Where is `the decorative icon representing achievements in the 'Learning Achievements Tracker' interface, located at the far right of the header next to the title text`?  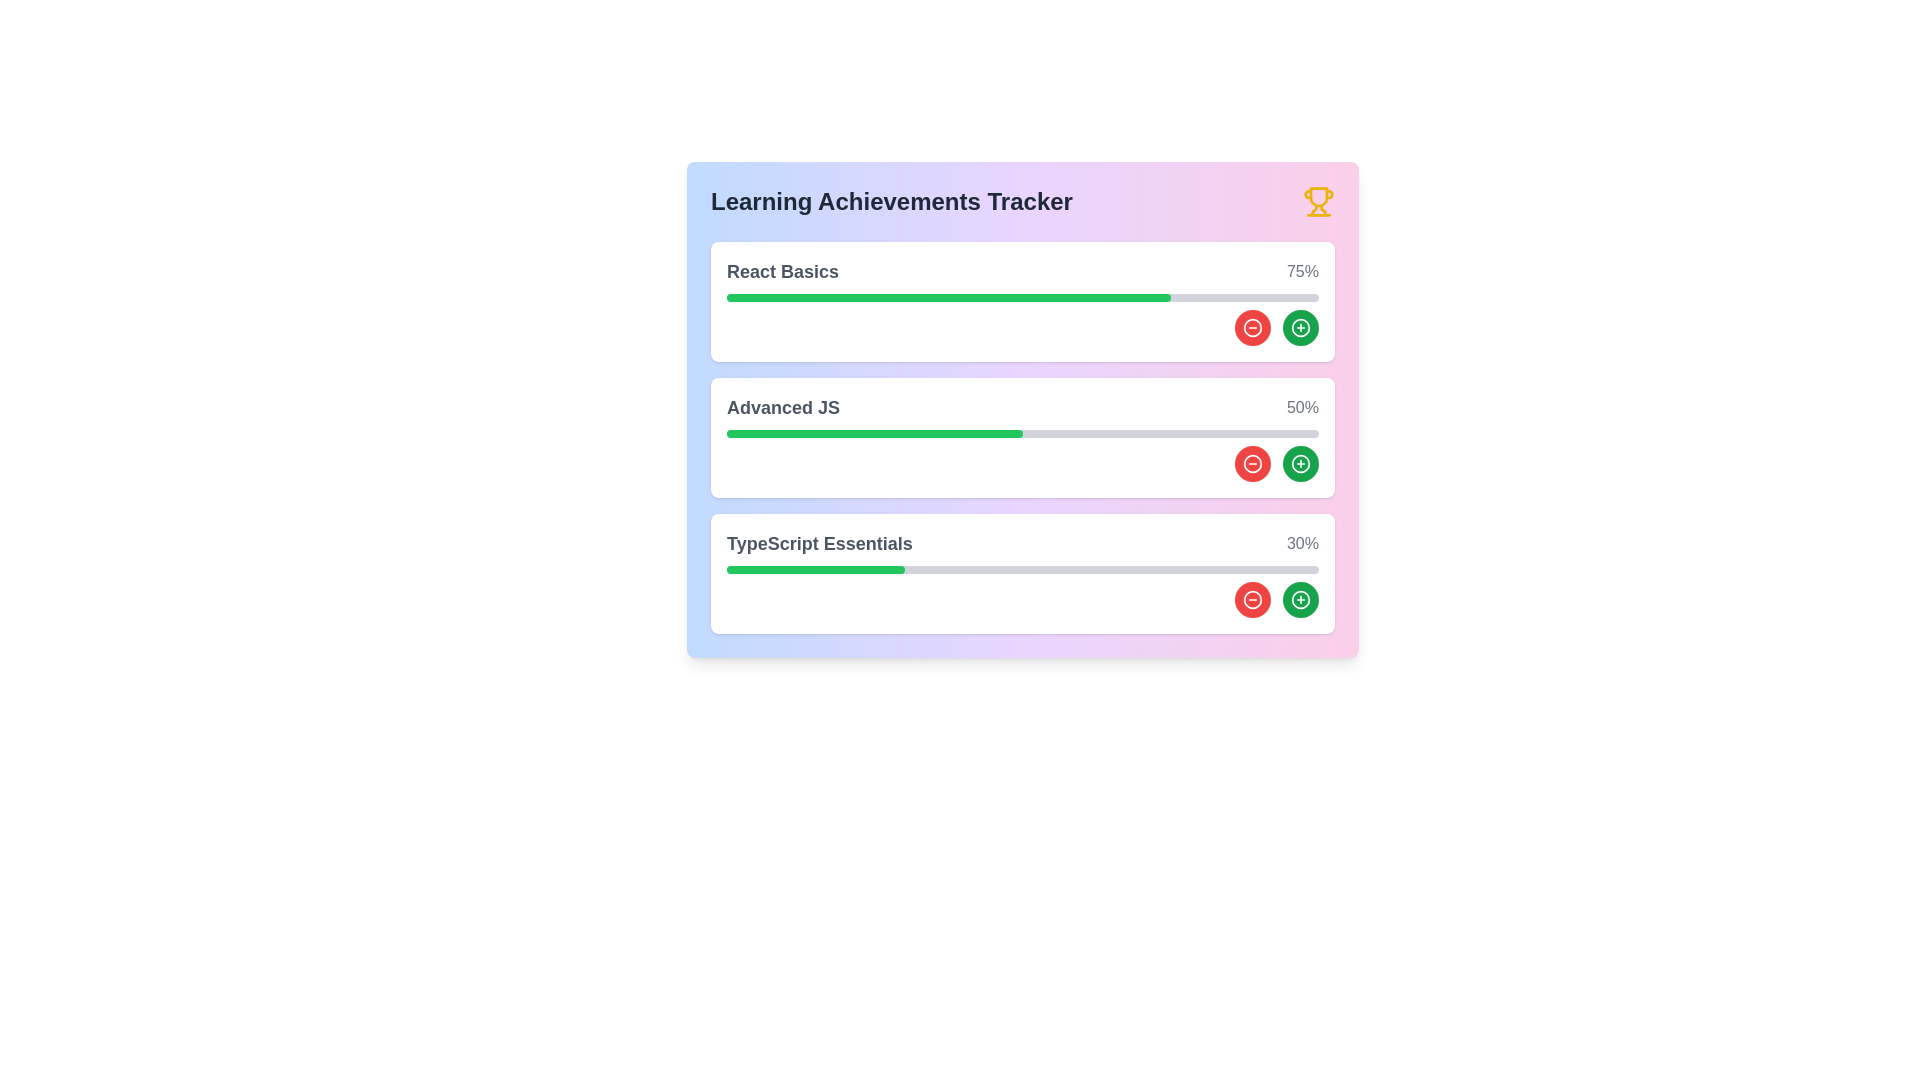 the decorative icon representing achievements in the 'Learning Achievements Tracker' interface, located at the far right of the header next to the title text is located at coordinates (1319, 201).